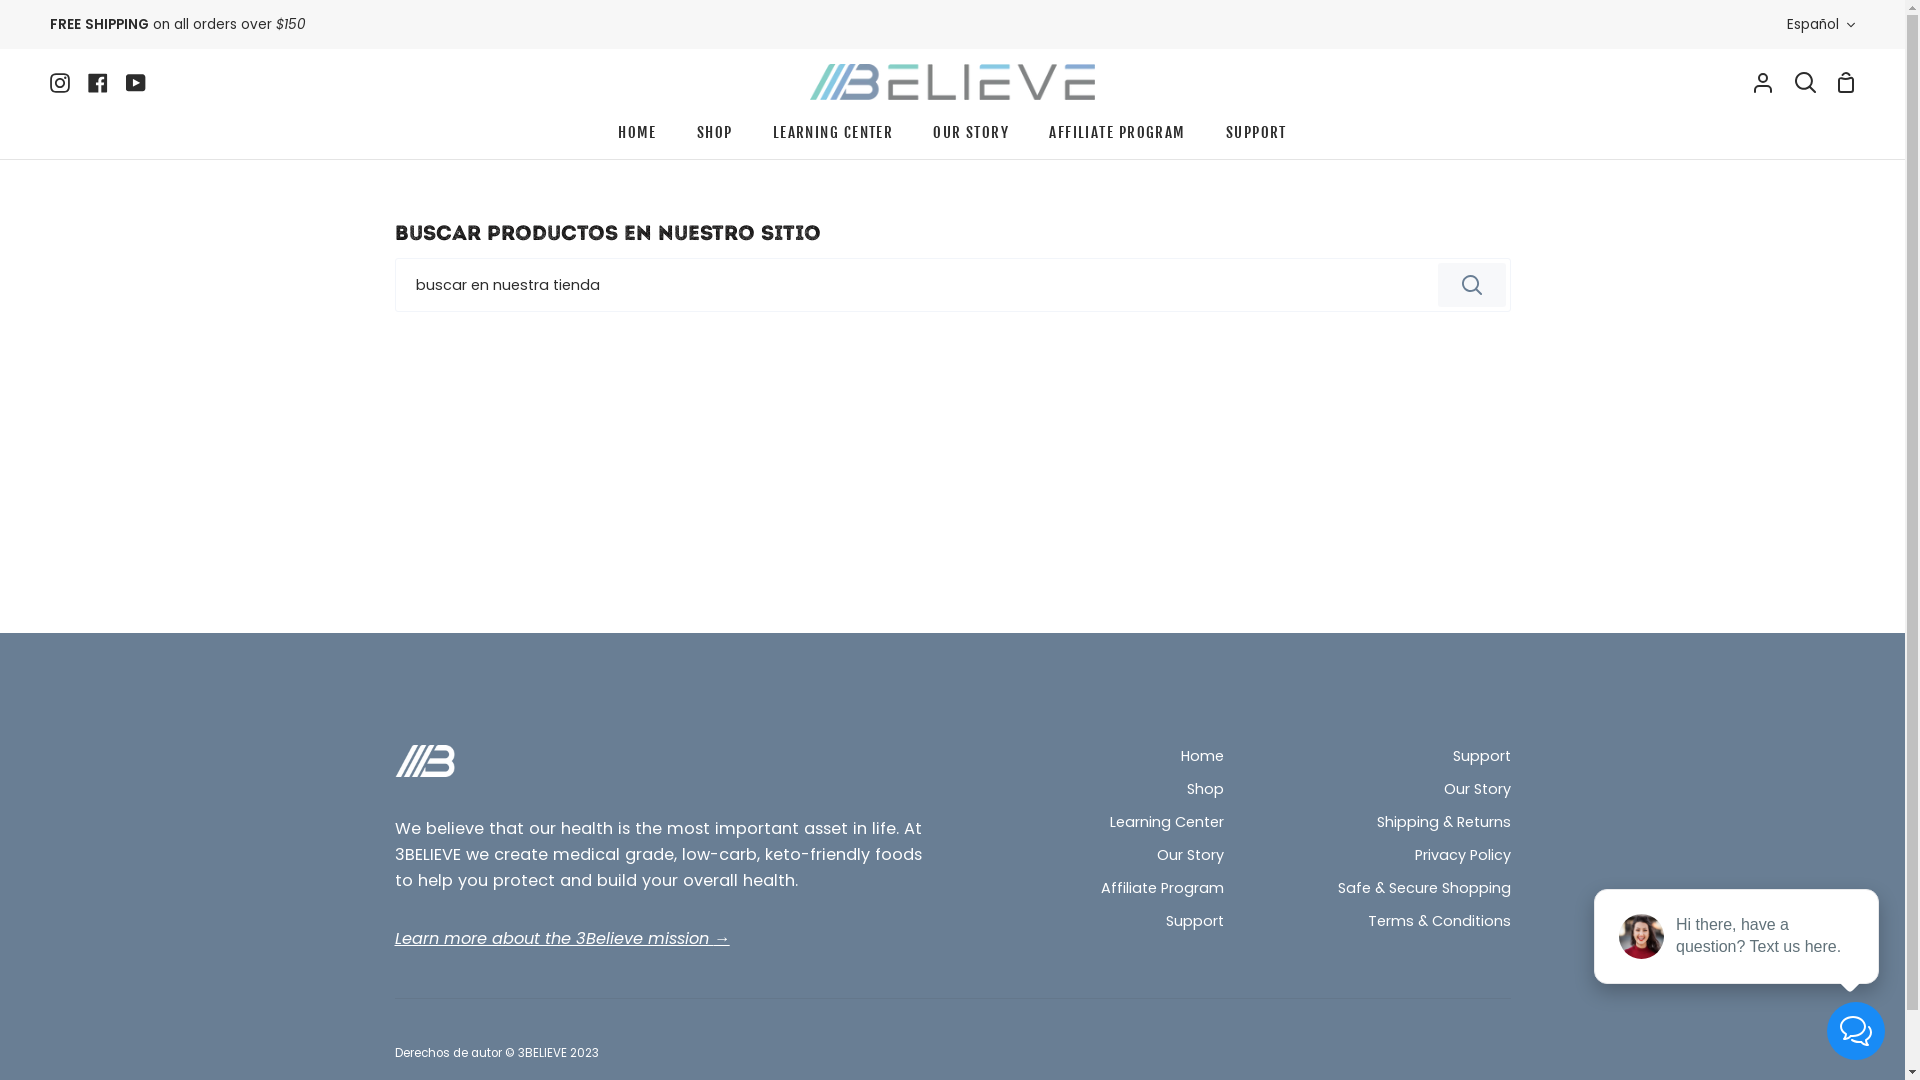 The image size is (1920, 1080). Describe the element at coordinates (1166, 824) in the screenshot. I see `'Learning Center'` at that location.